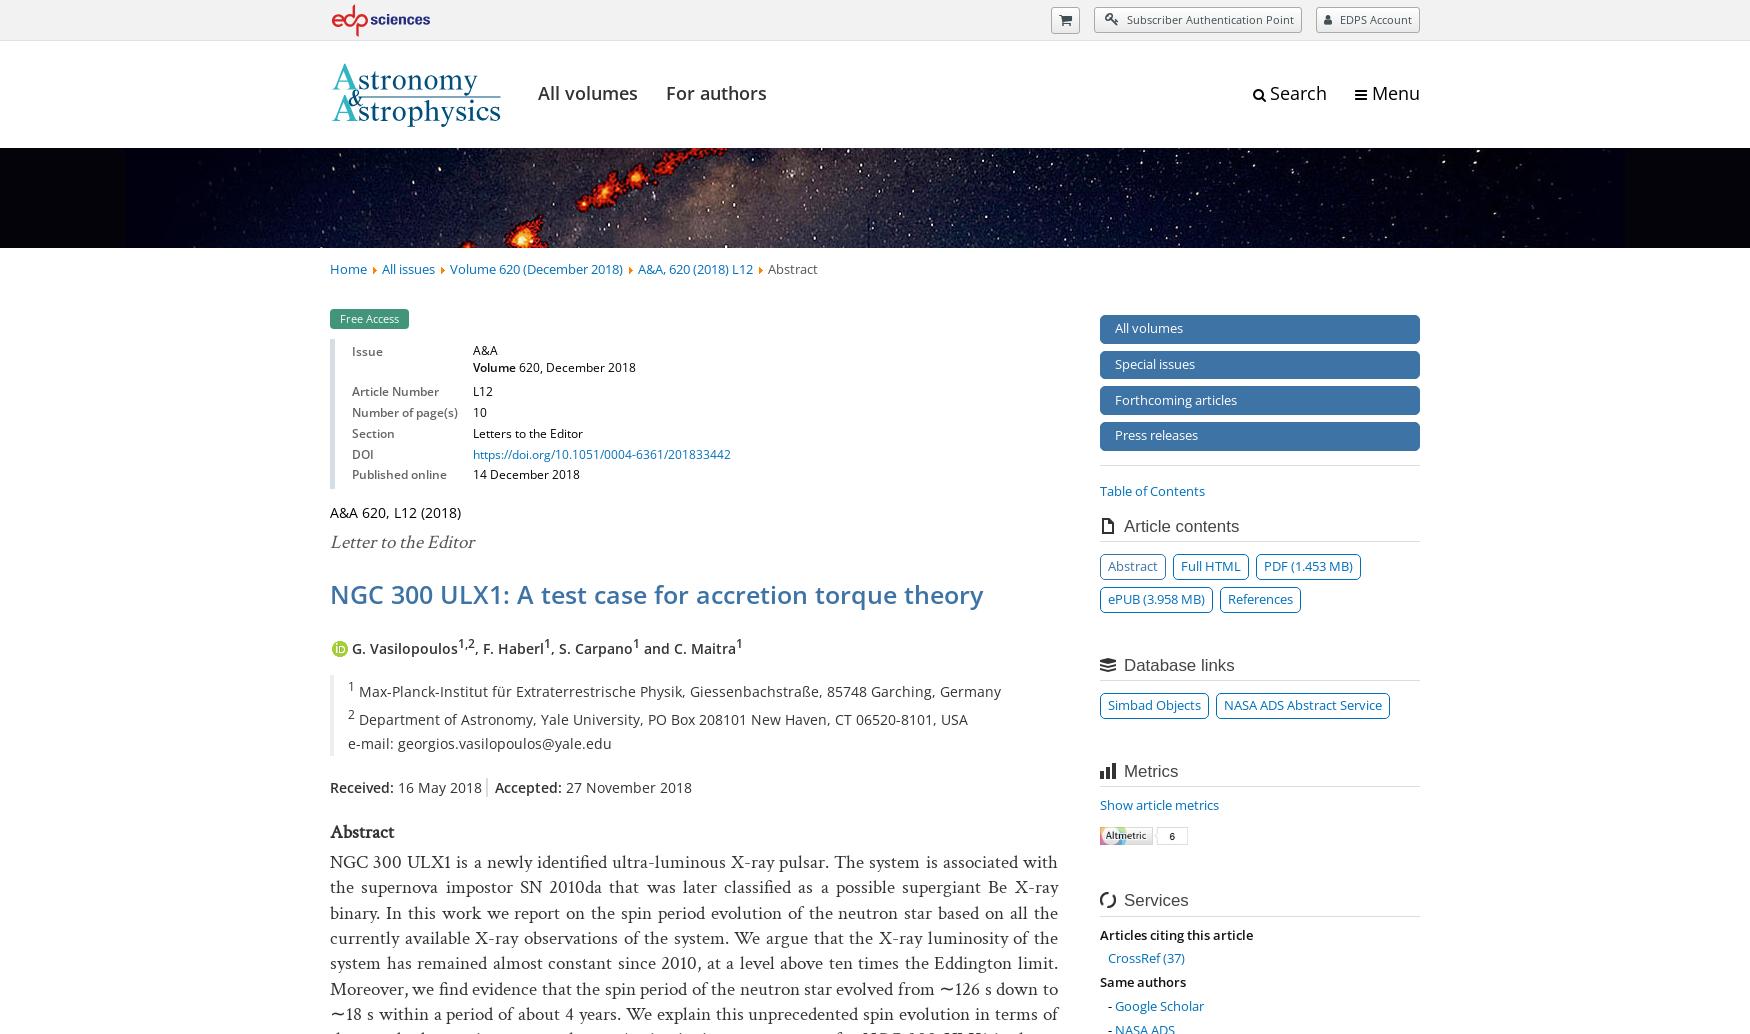 Image resolution: width=1750 pixels, height=1034 pixels. I want to click on 'Books', so click(518, 19).